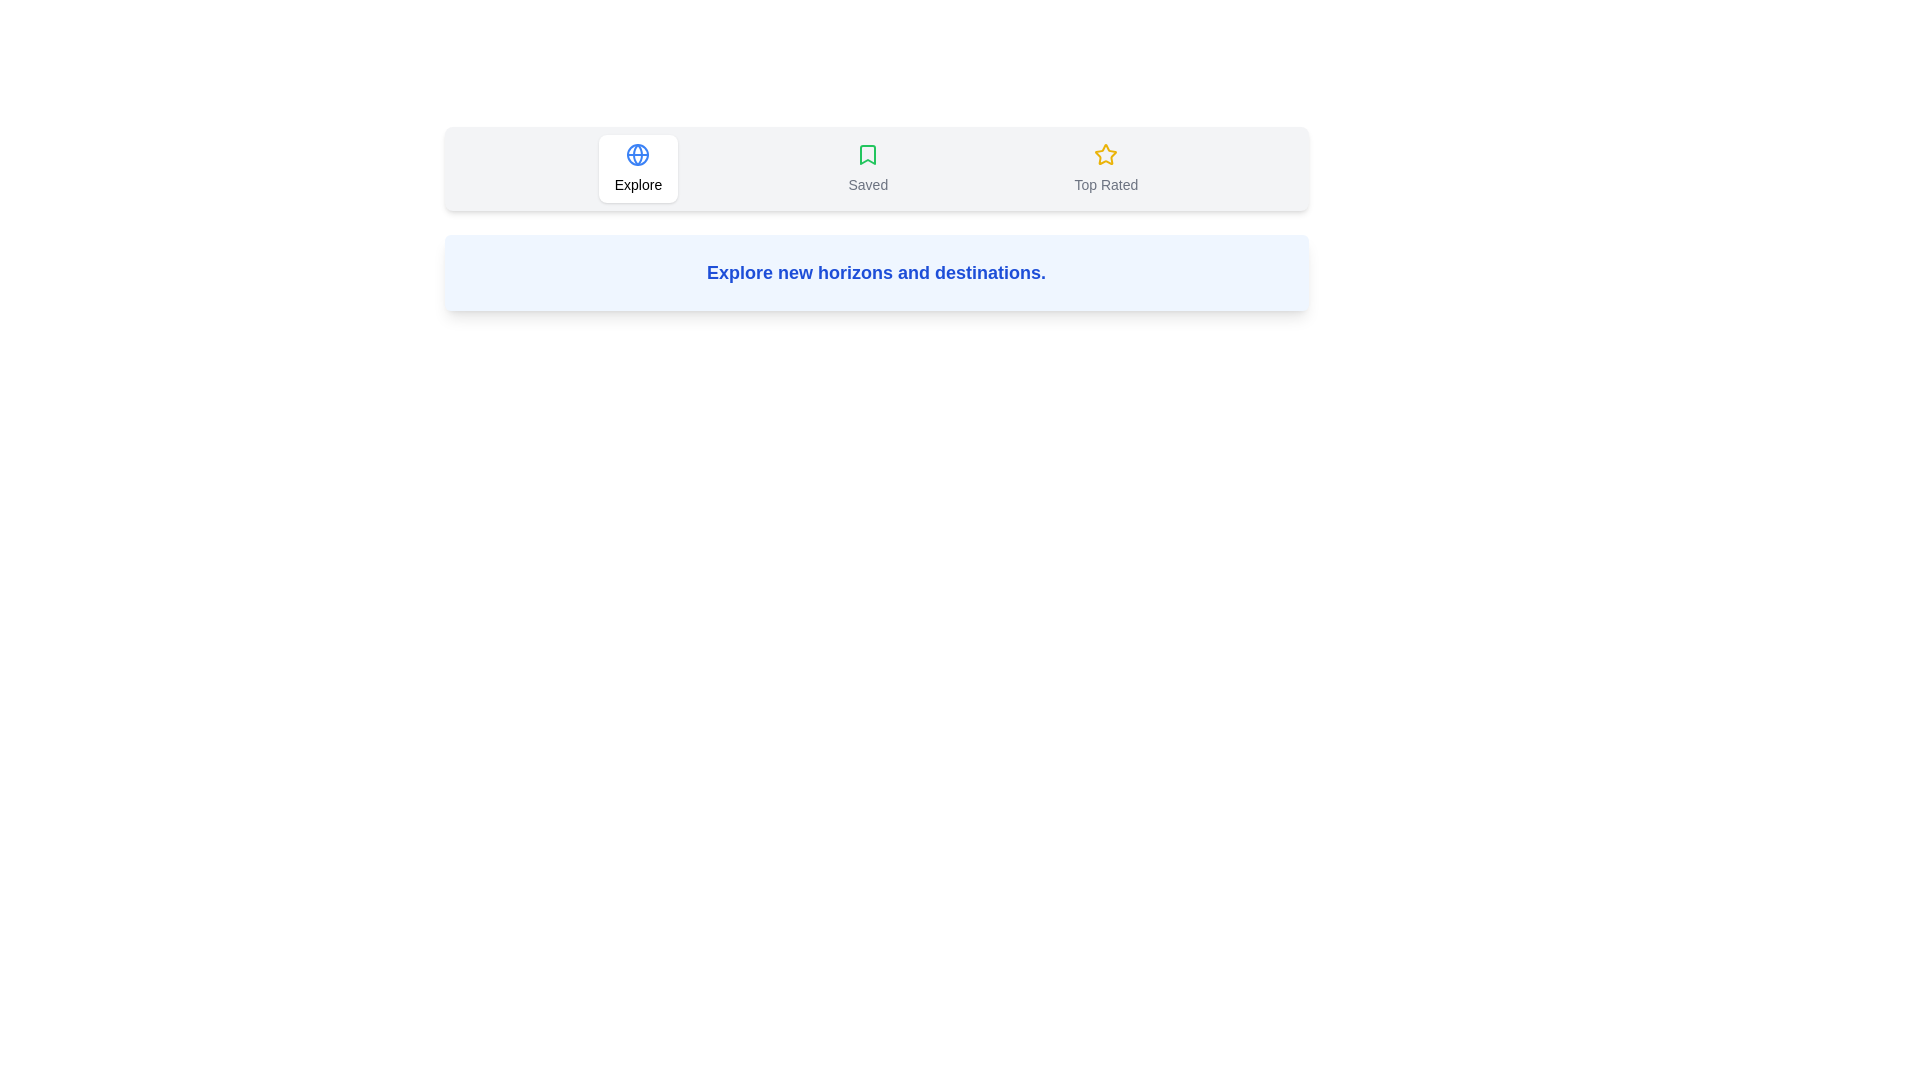  I want to click on the Saved tab, so click(868, 168).